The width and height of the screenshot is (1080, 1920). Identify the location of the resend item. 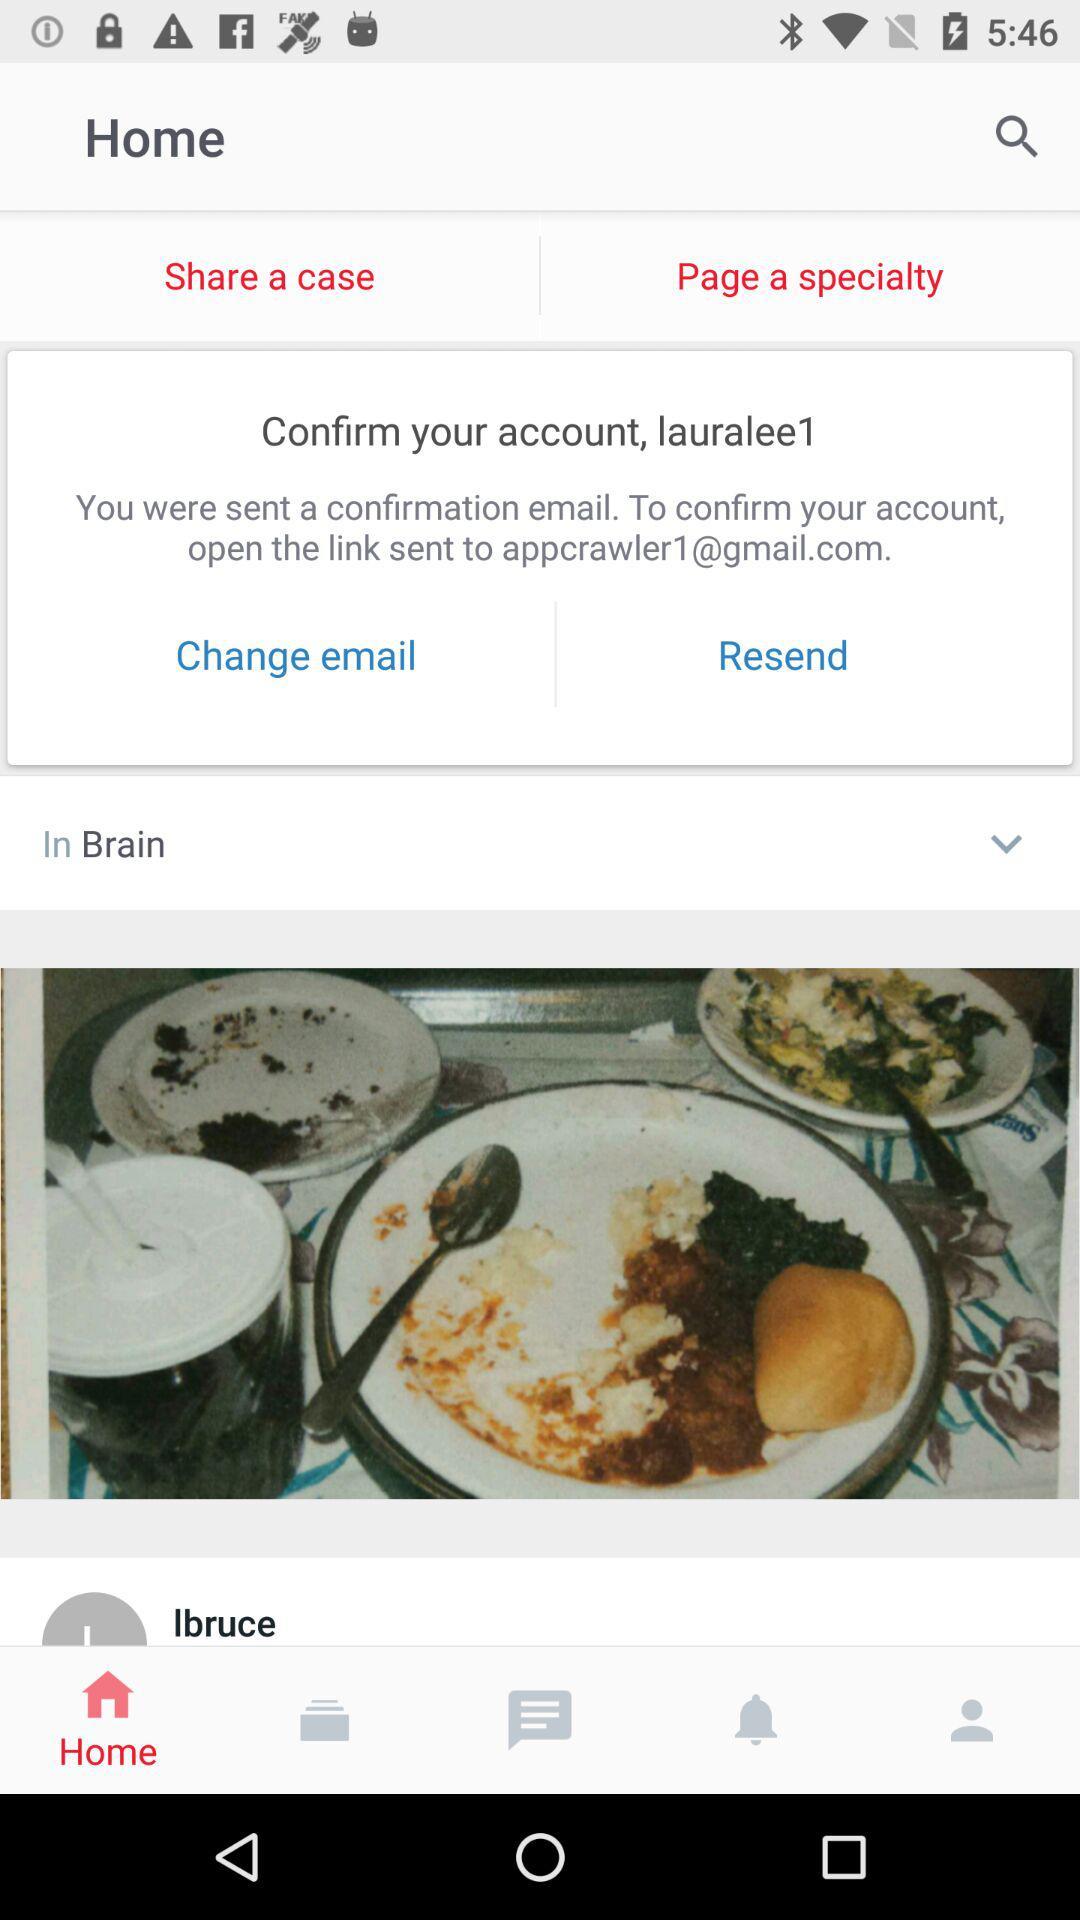
(782, 654).